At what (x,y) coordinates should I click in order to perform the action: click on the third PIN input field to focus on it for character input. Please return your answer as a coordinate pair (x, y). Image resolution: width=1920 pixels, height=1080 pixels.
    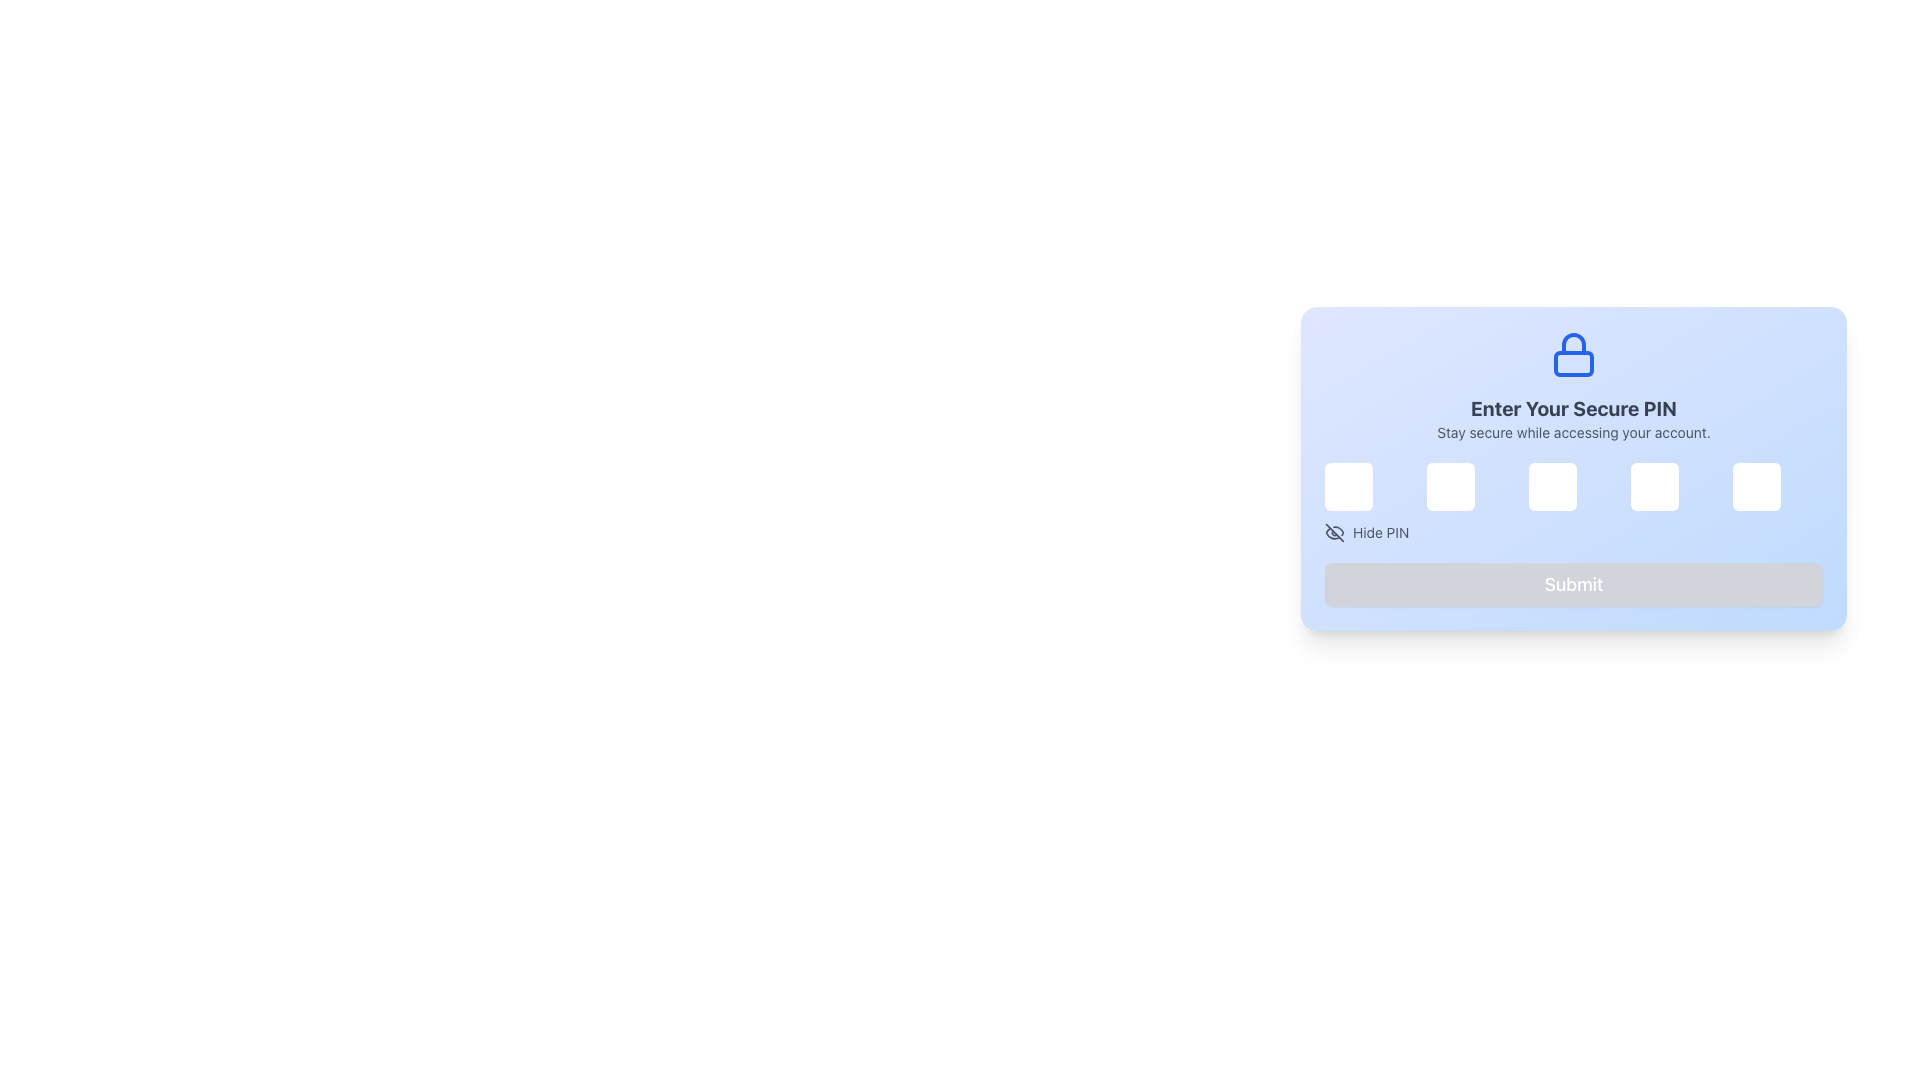
    Looking at the image, I should click on (1573, 469).